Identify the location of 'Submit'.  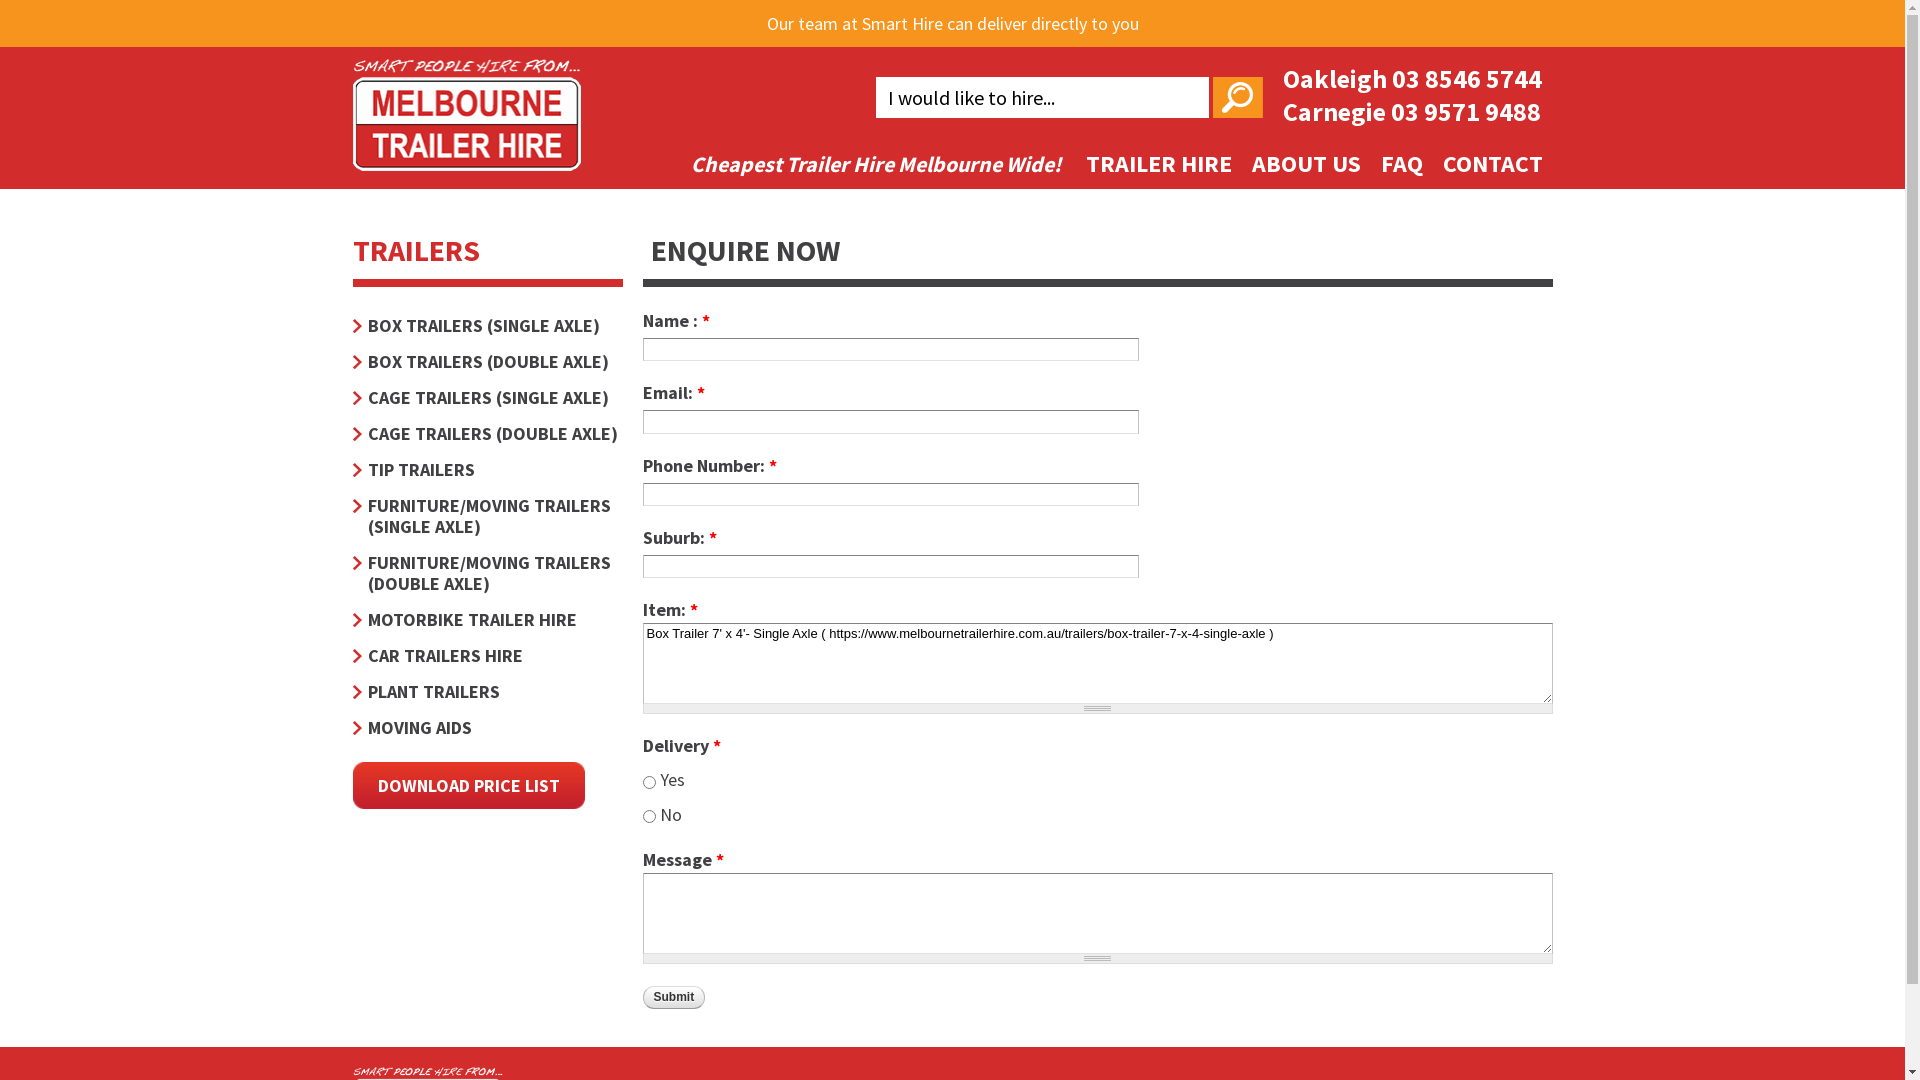
(673, 997).